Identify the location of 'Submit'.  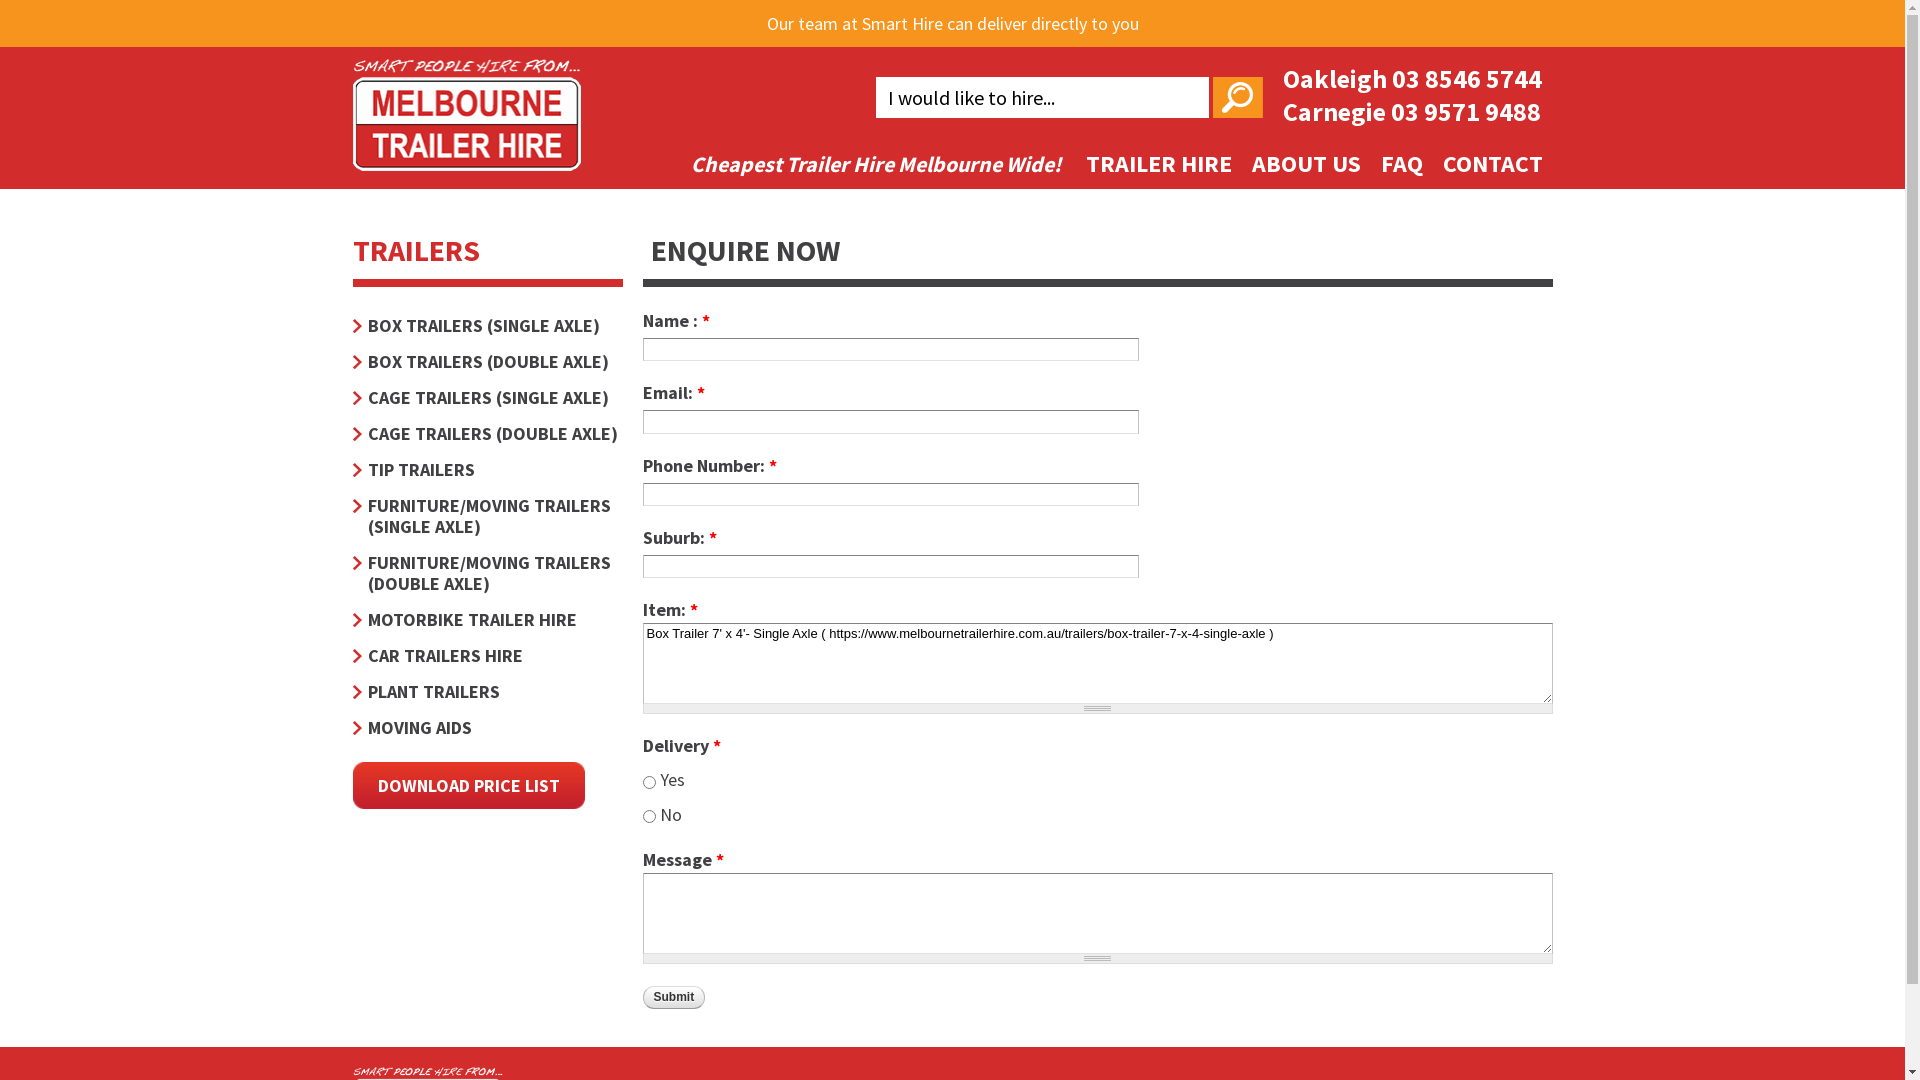
(673, 997).